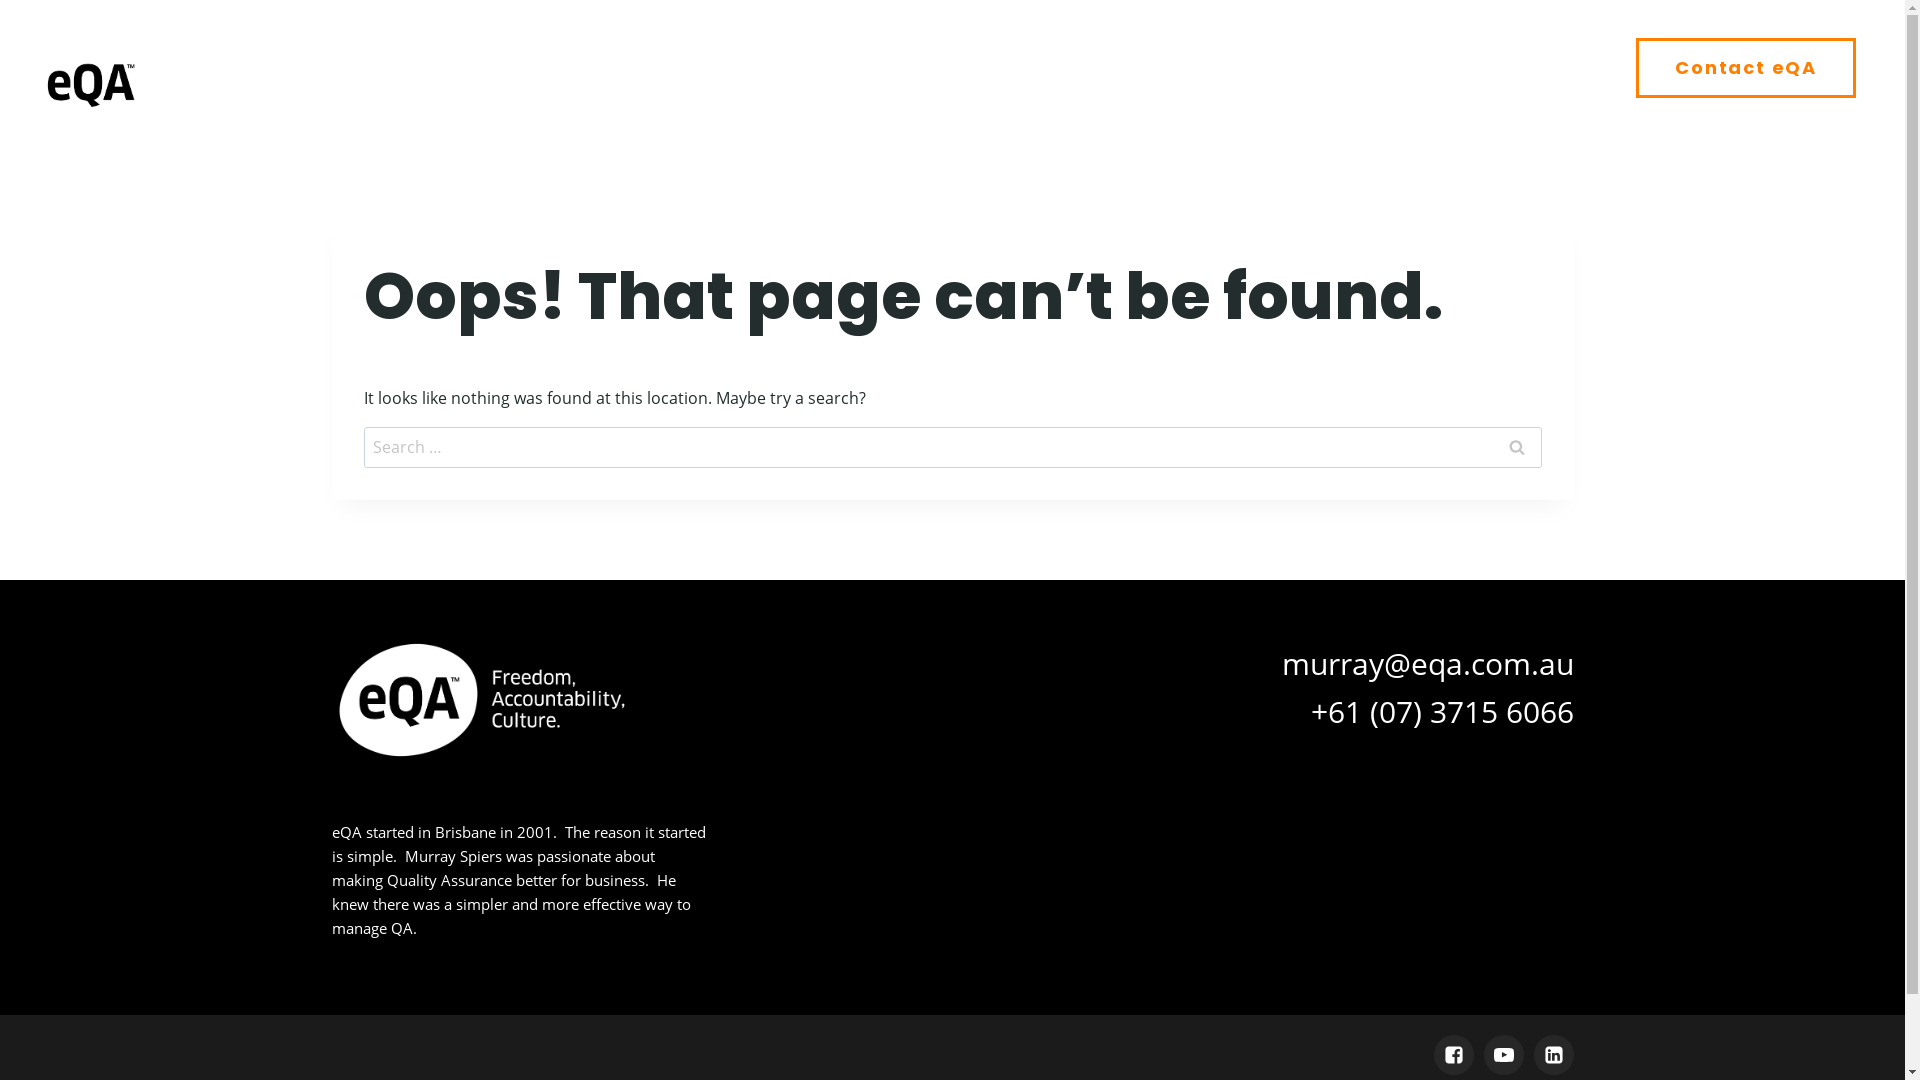 This screenshot has width=1920, height=1080. Describe the element at coordinates (1339, 67) in the screenshot. I see `'Client Work'` at that location.